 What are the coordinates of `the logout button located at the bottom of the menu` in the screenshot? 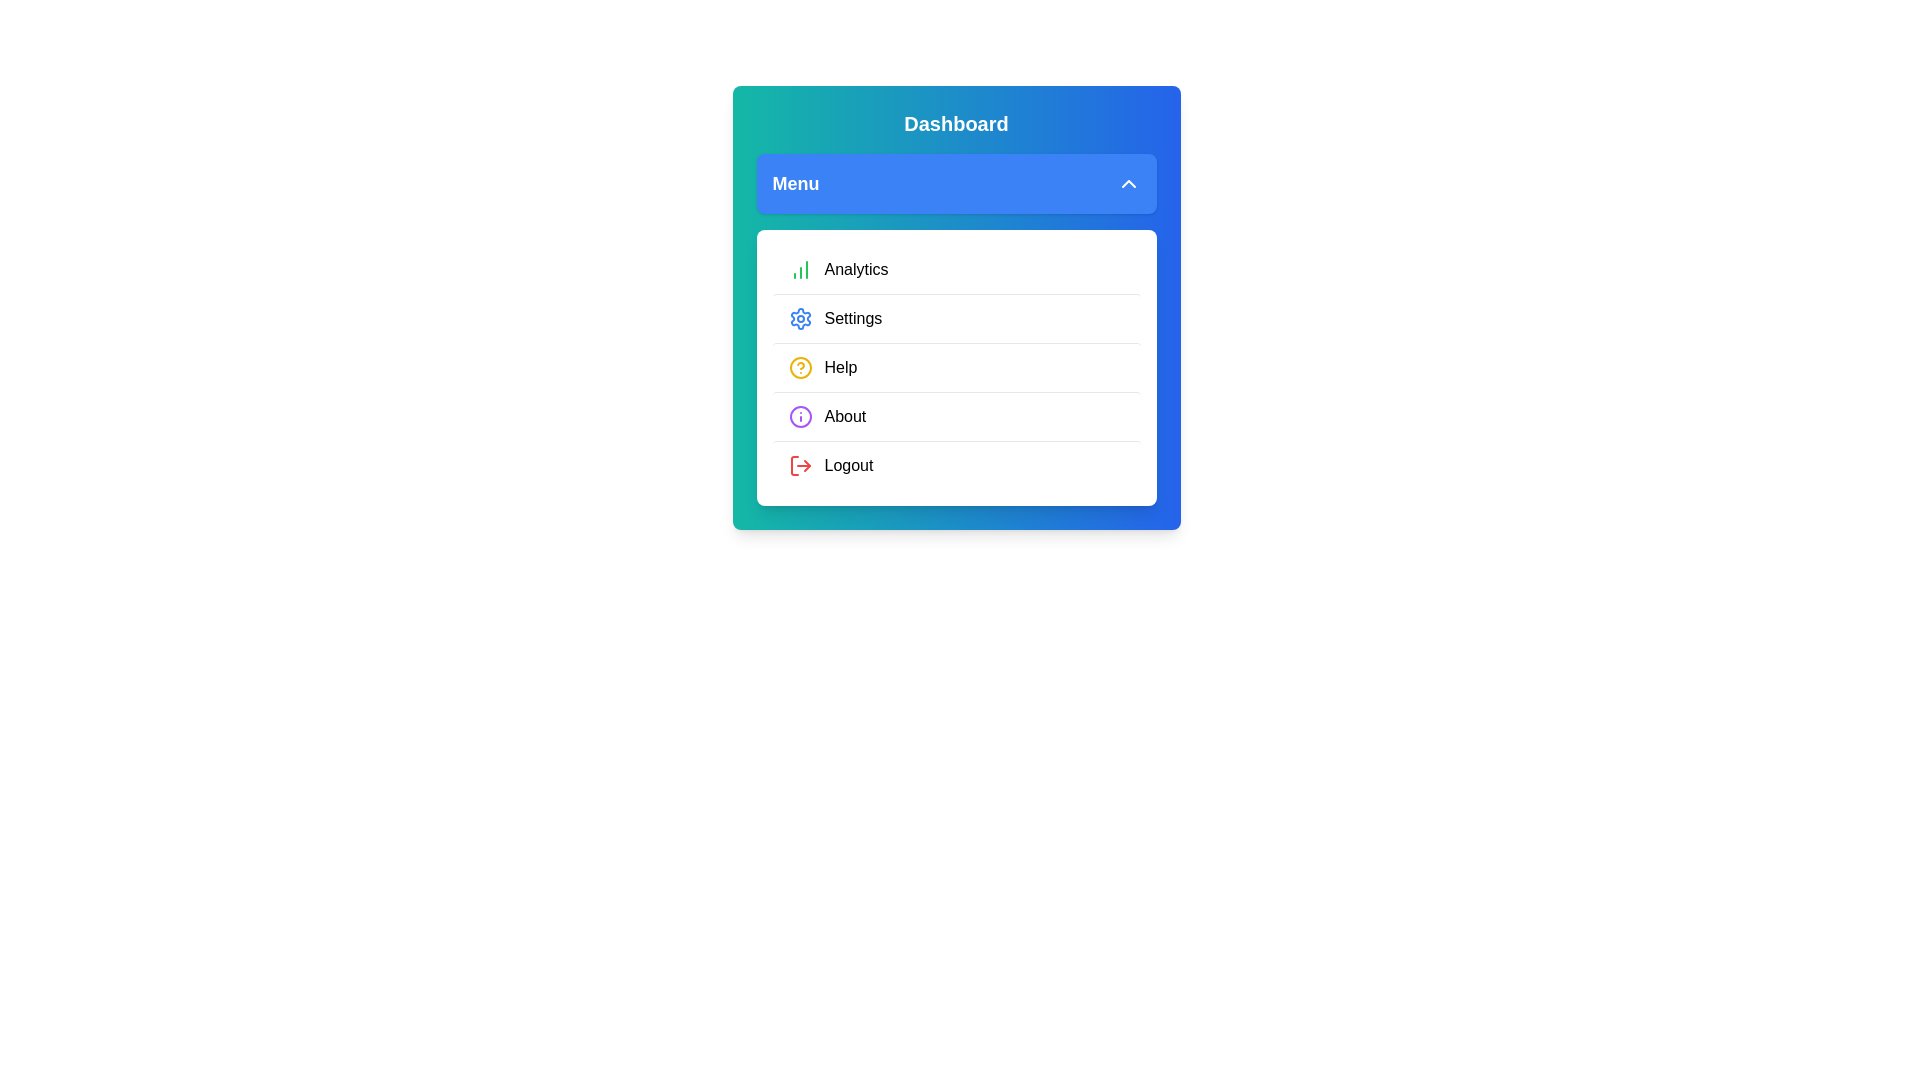 It's located at (955, 465).